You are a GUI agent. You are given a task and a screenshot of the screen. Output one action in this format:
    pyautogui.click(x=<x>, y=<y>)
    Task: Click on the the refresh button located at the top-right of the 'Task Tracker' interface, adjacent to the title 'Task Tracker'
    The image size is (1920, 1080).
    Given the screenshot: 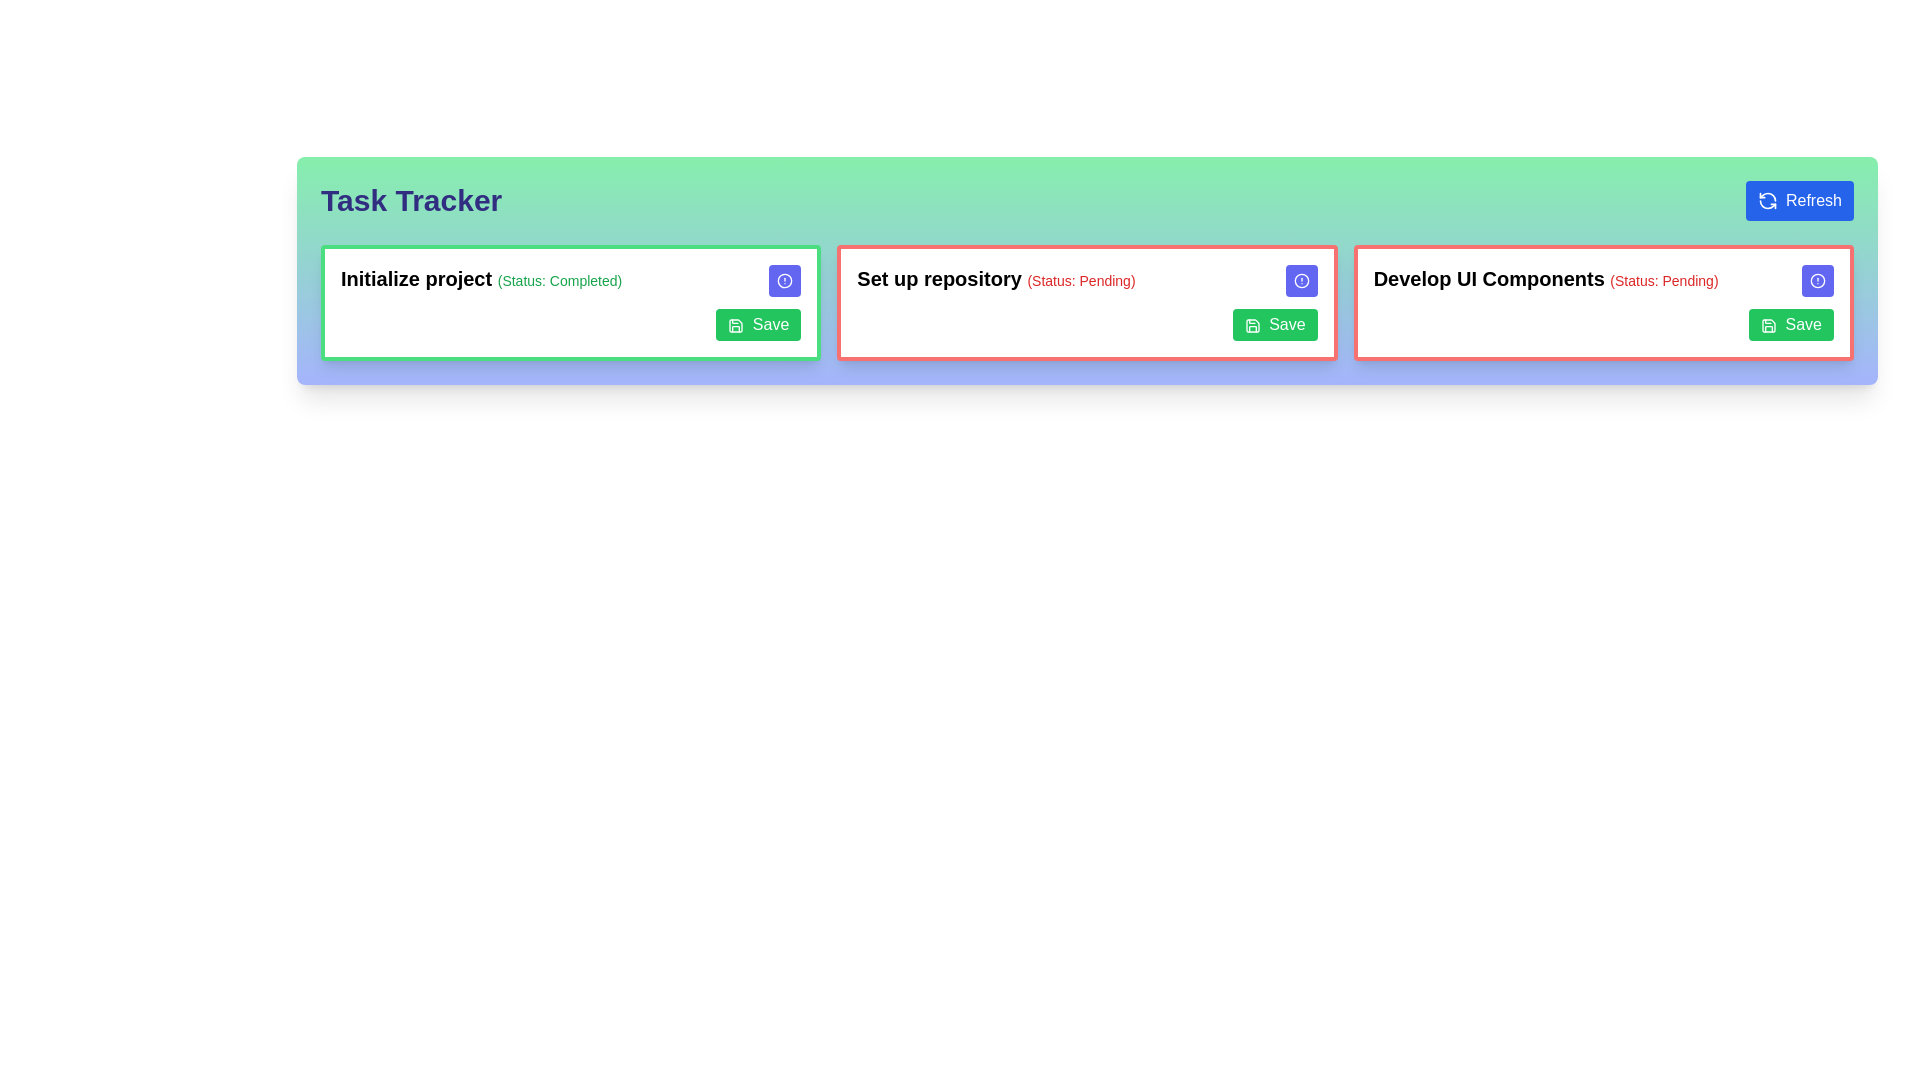 What is the action you would take?
    pyautogui.click(x=1800, y=200)
    